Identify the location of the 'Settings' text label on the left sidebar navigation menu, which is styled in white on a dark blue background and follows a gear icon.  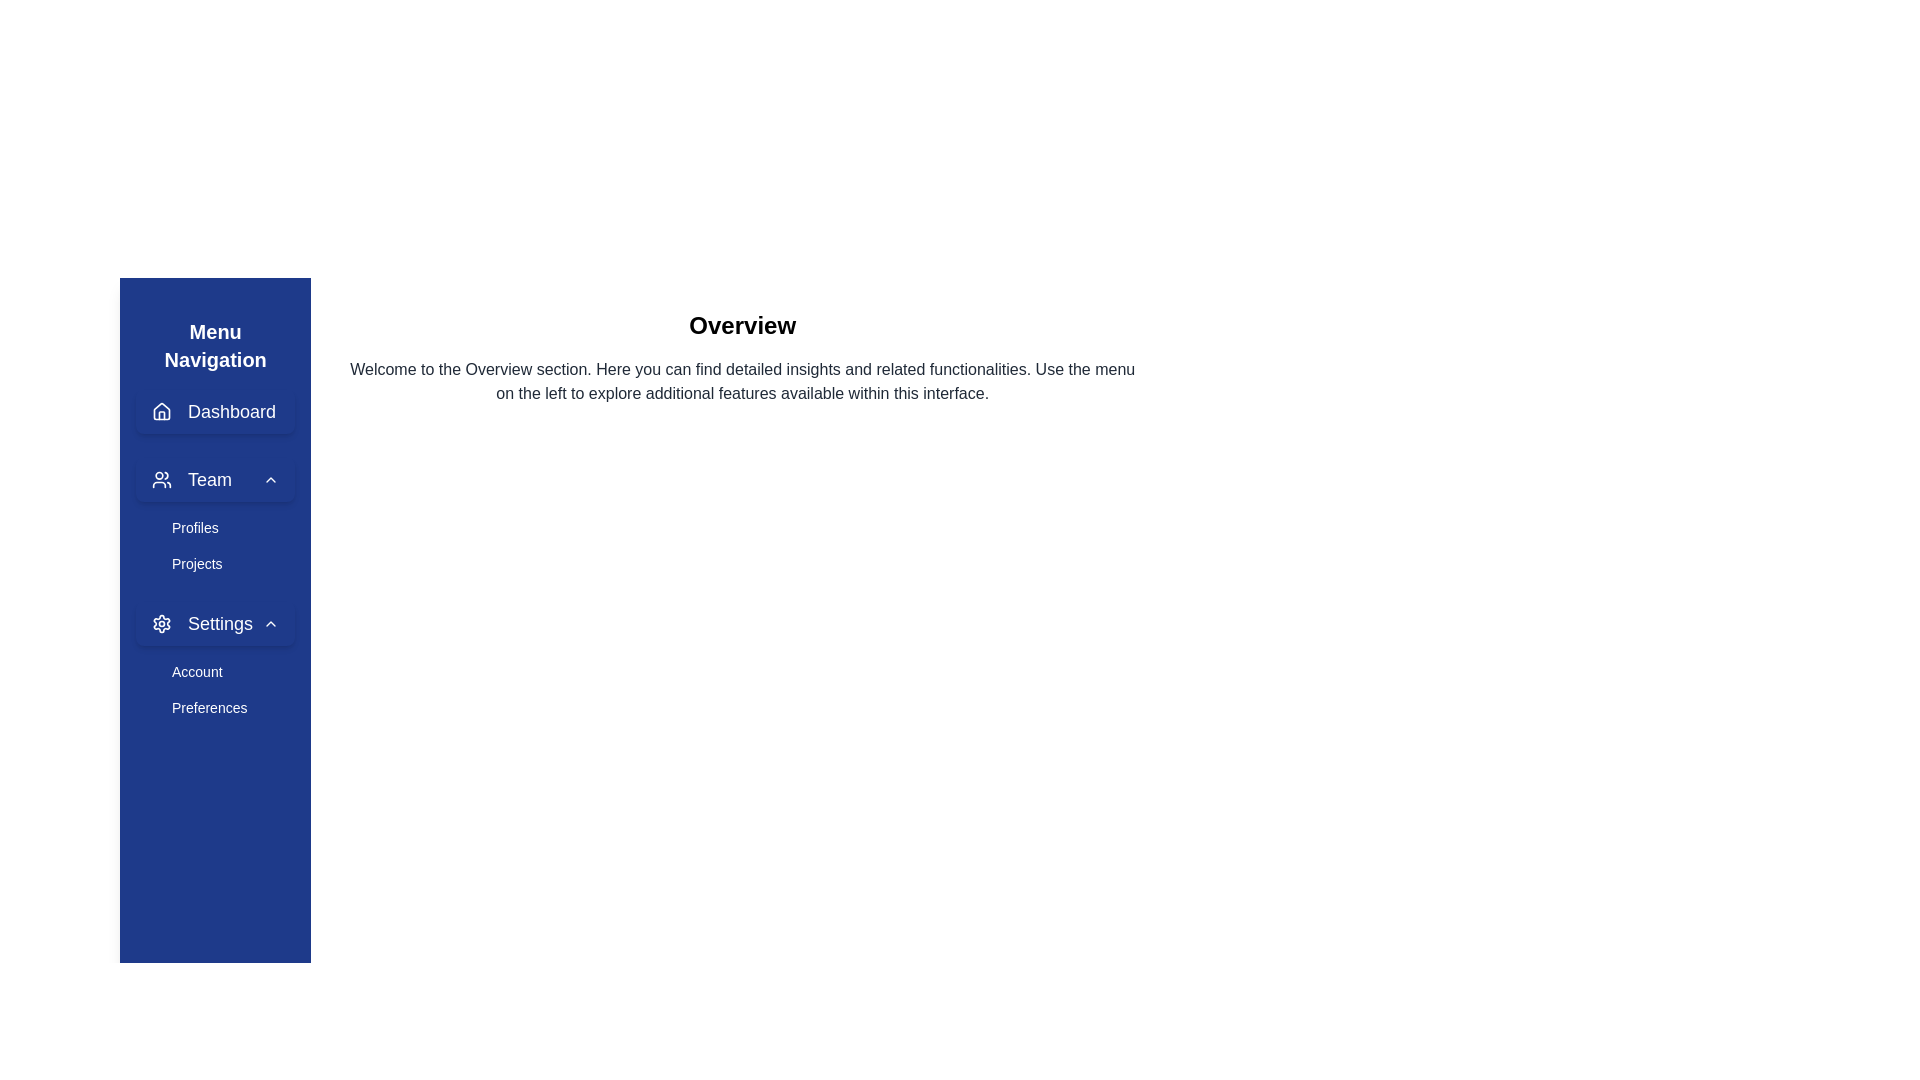
(225, 623).